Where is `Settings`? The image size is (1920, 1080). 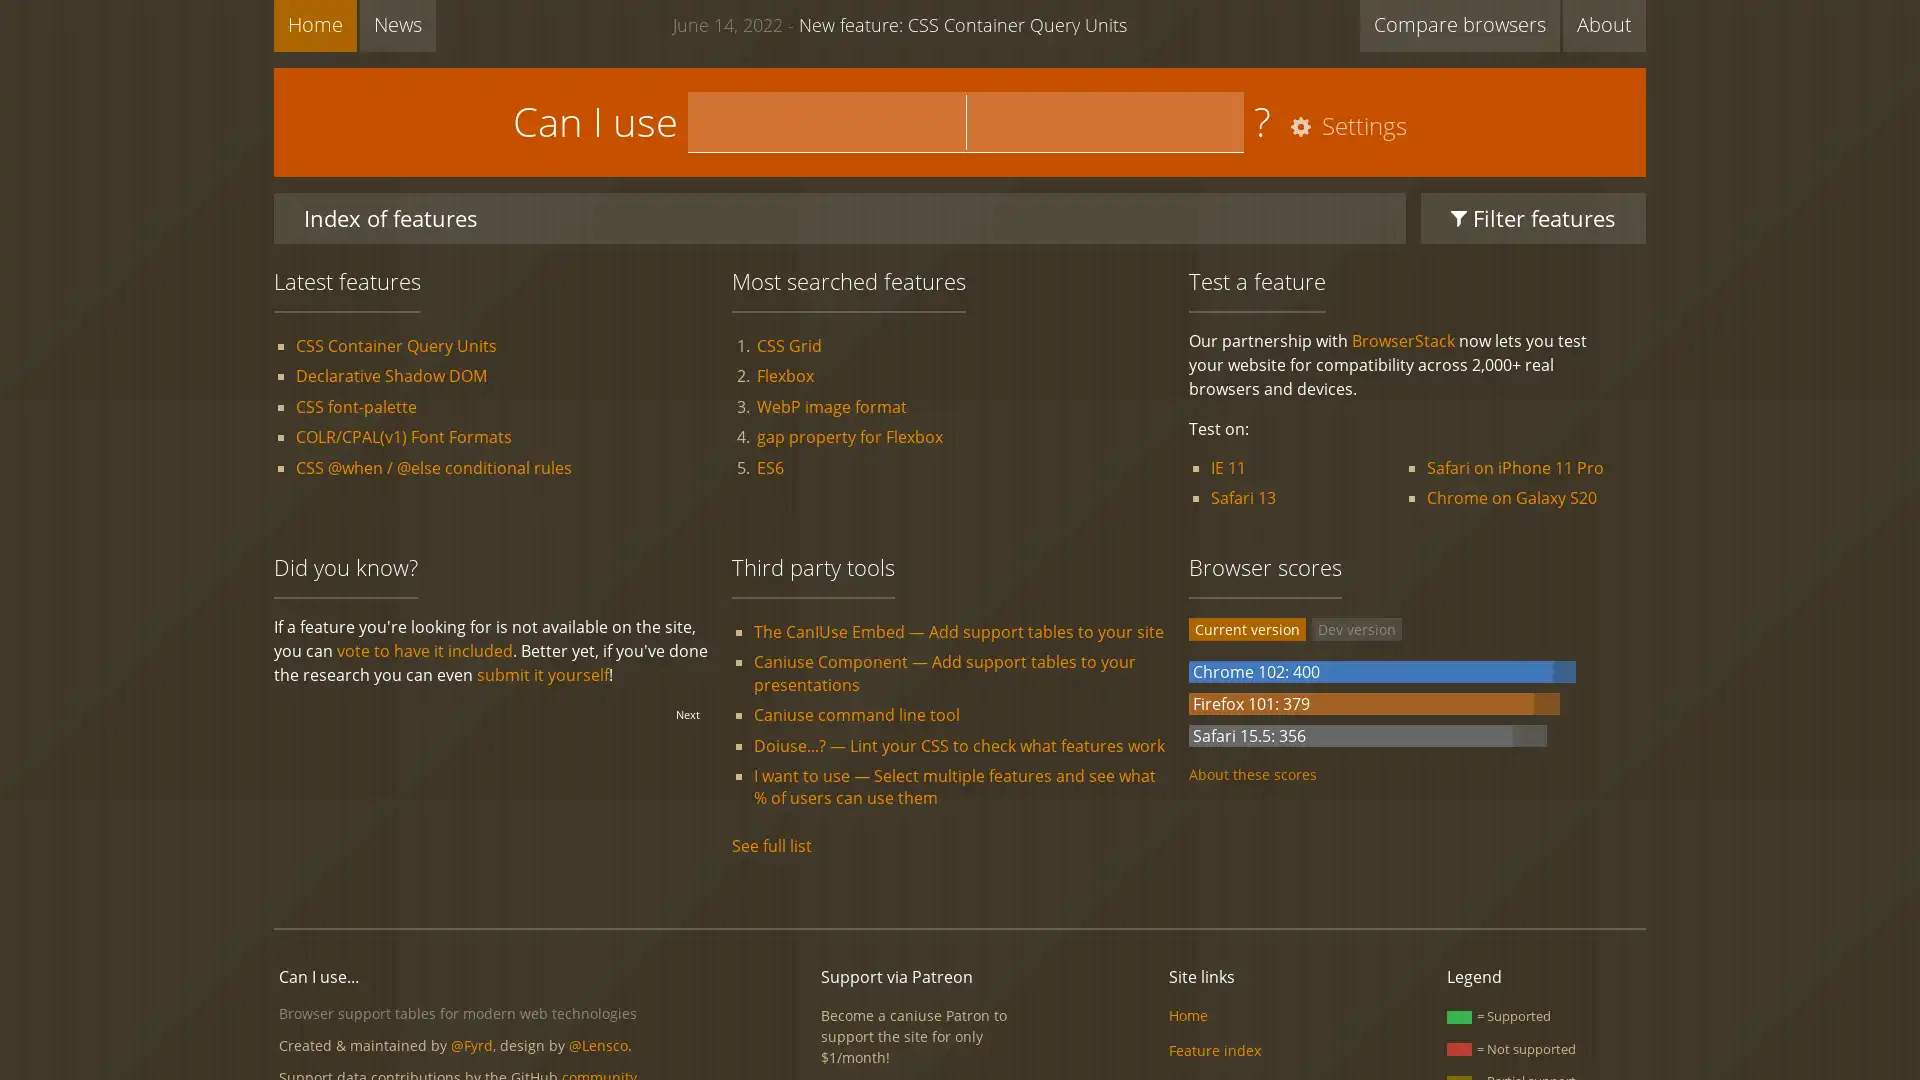 Settings is located at coordinates (1344, 127).